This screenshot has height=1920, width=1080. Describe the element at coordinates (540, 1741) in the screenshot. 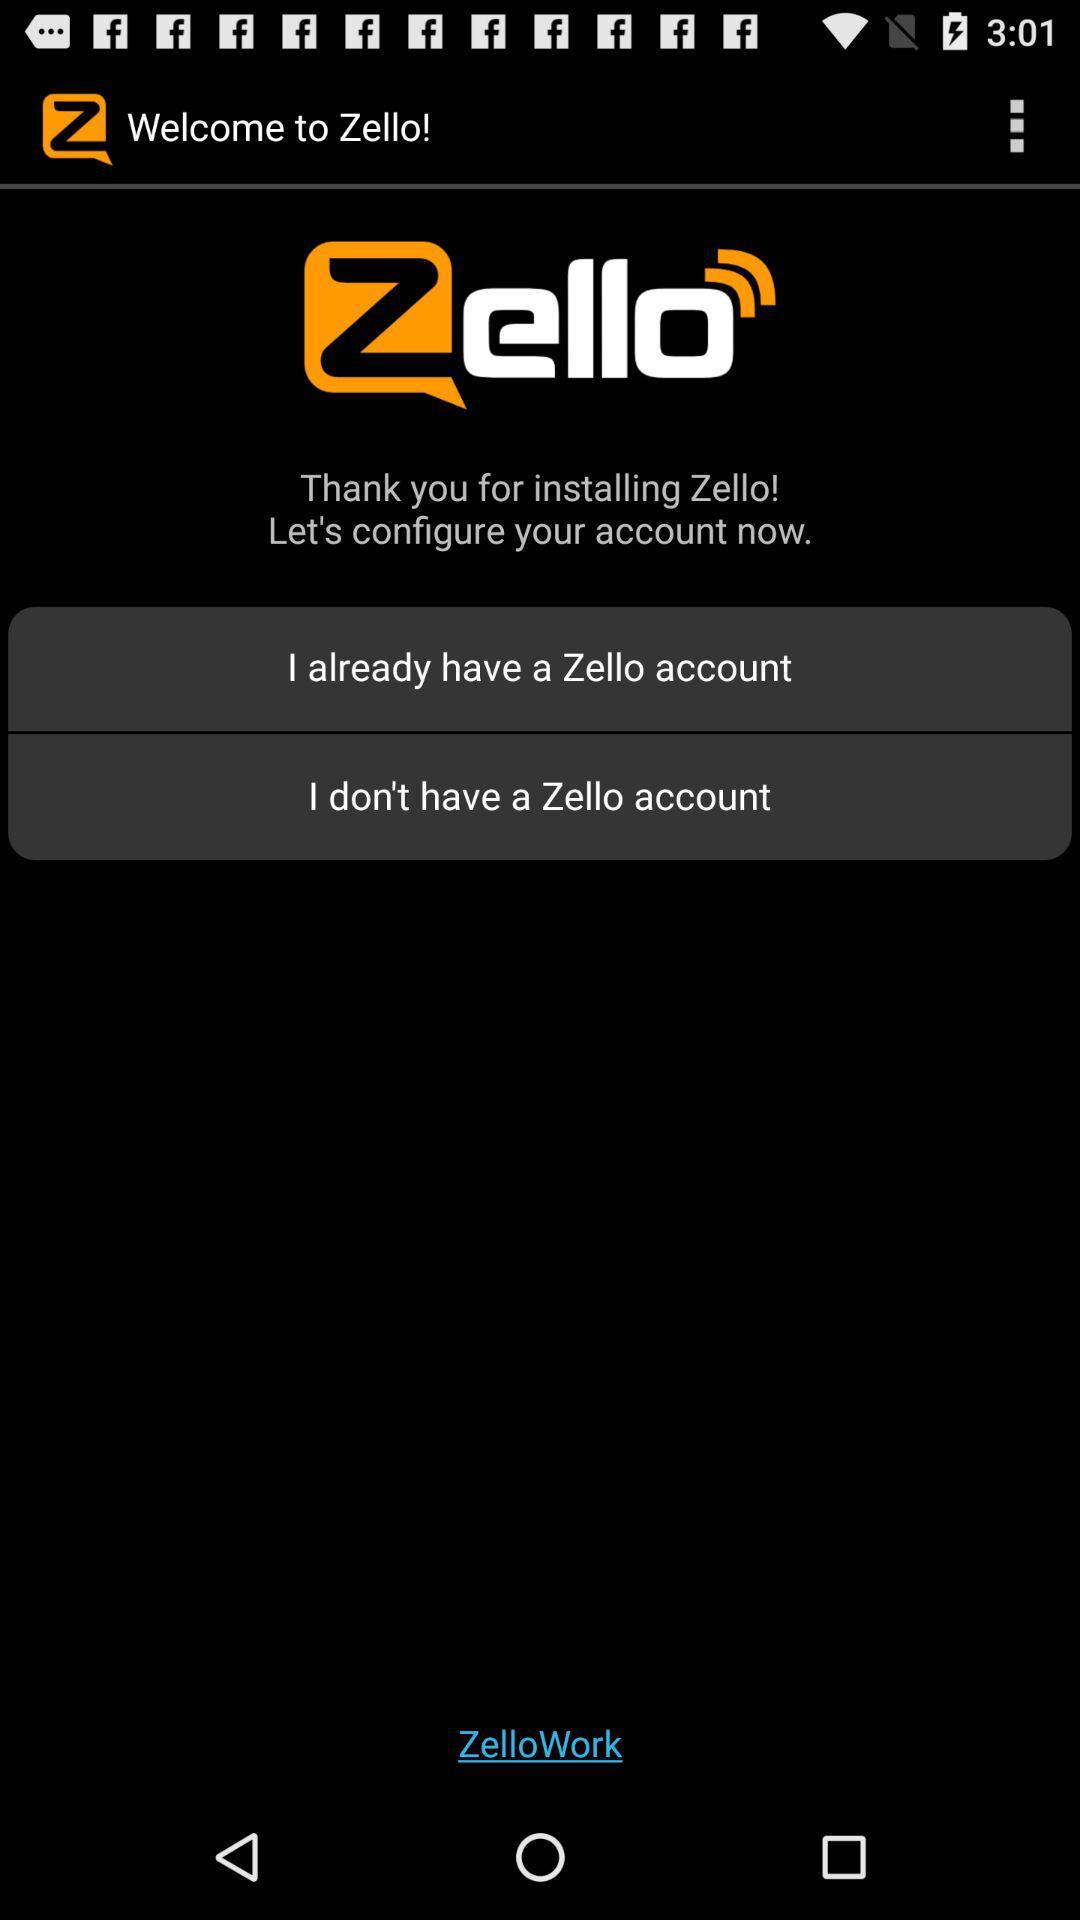

I see `the app at the bottom` at that location.